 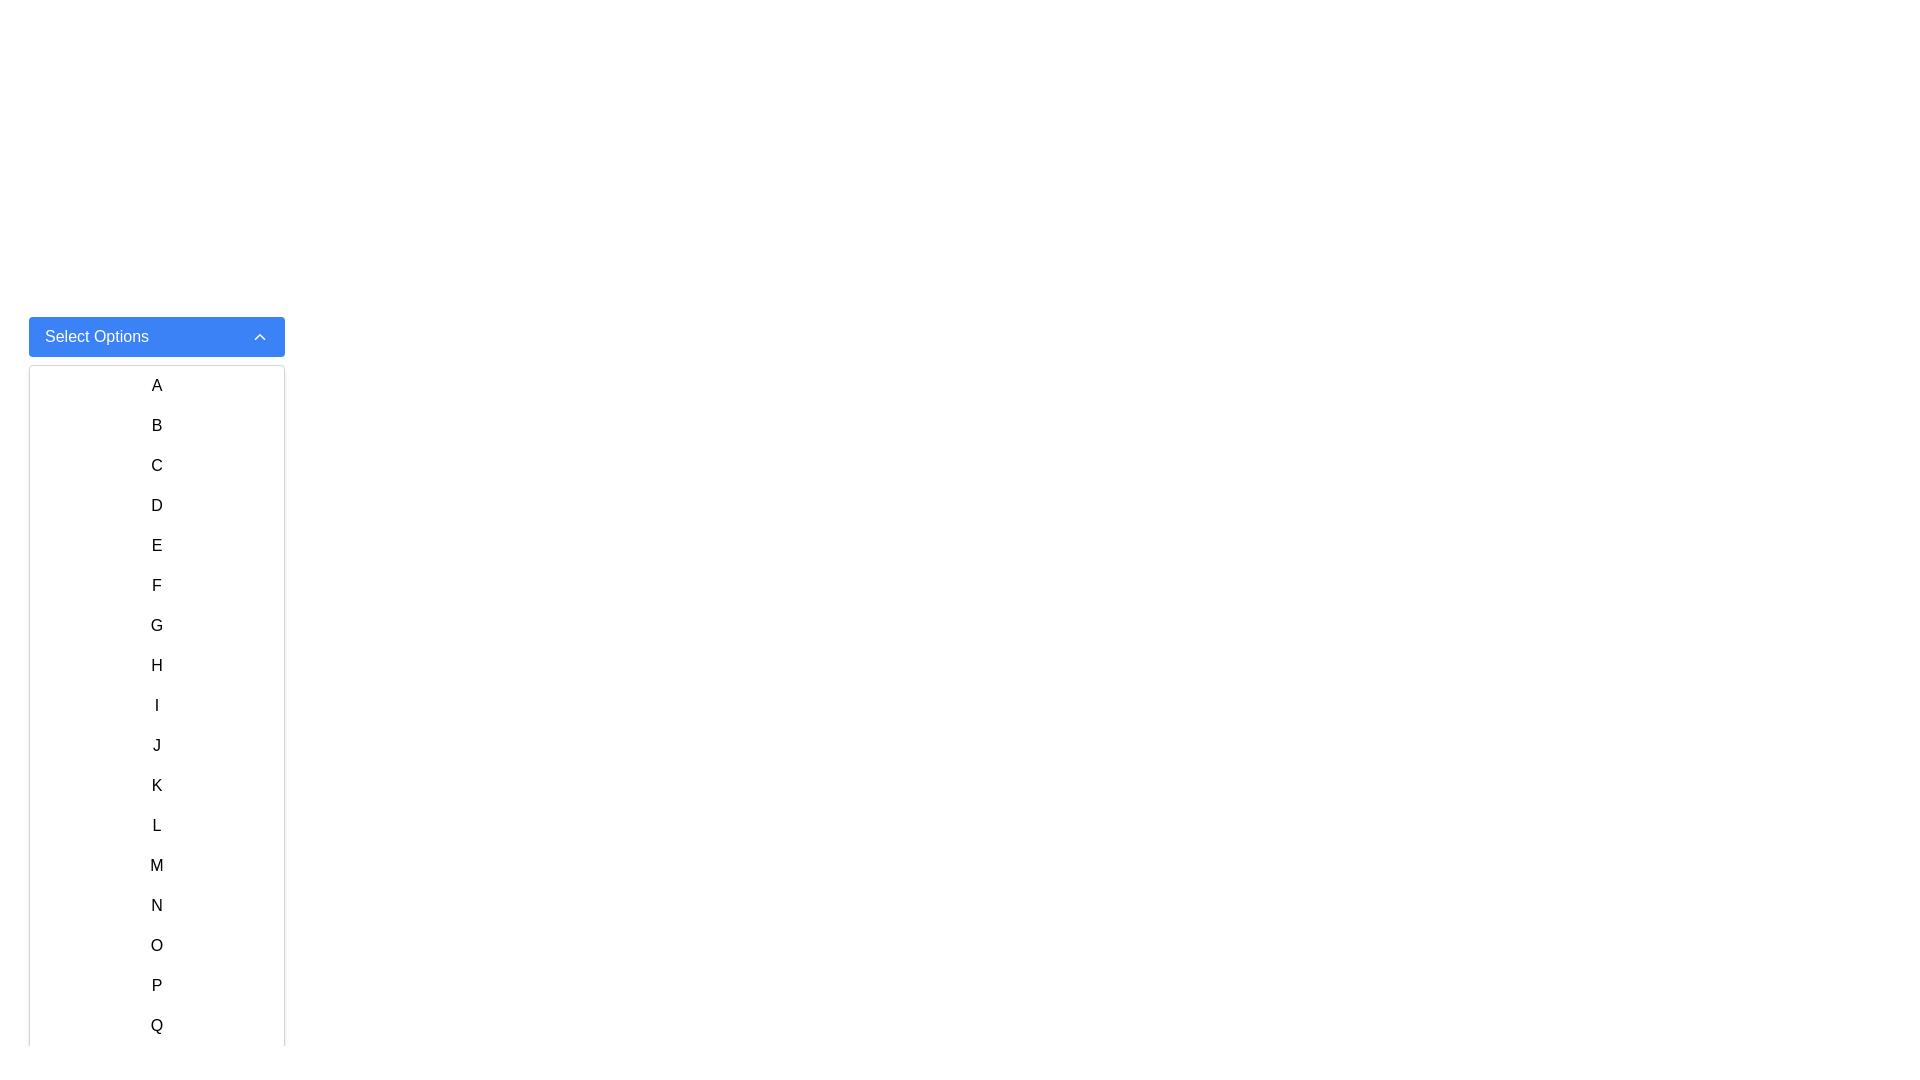 What do you see at coordinates (95, 335) in the screenshot?
I see `the text label in the interactive button or dropdown trigger located on the left side of the bar, which prompts the user to select from a list of options` at bounding box center [95, 335].